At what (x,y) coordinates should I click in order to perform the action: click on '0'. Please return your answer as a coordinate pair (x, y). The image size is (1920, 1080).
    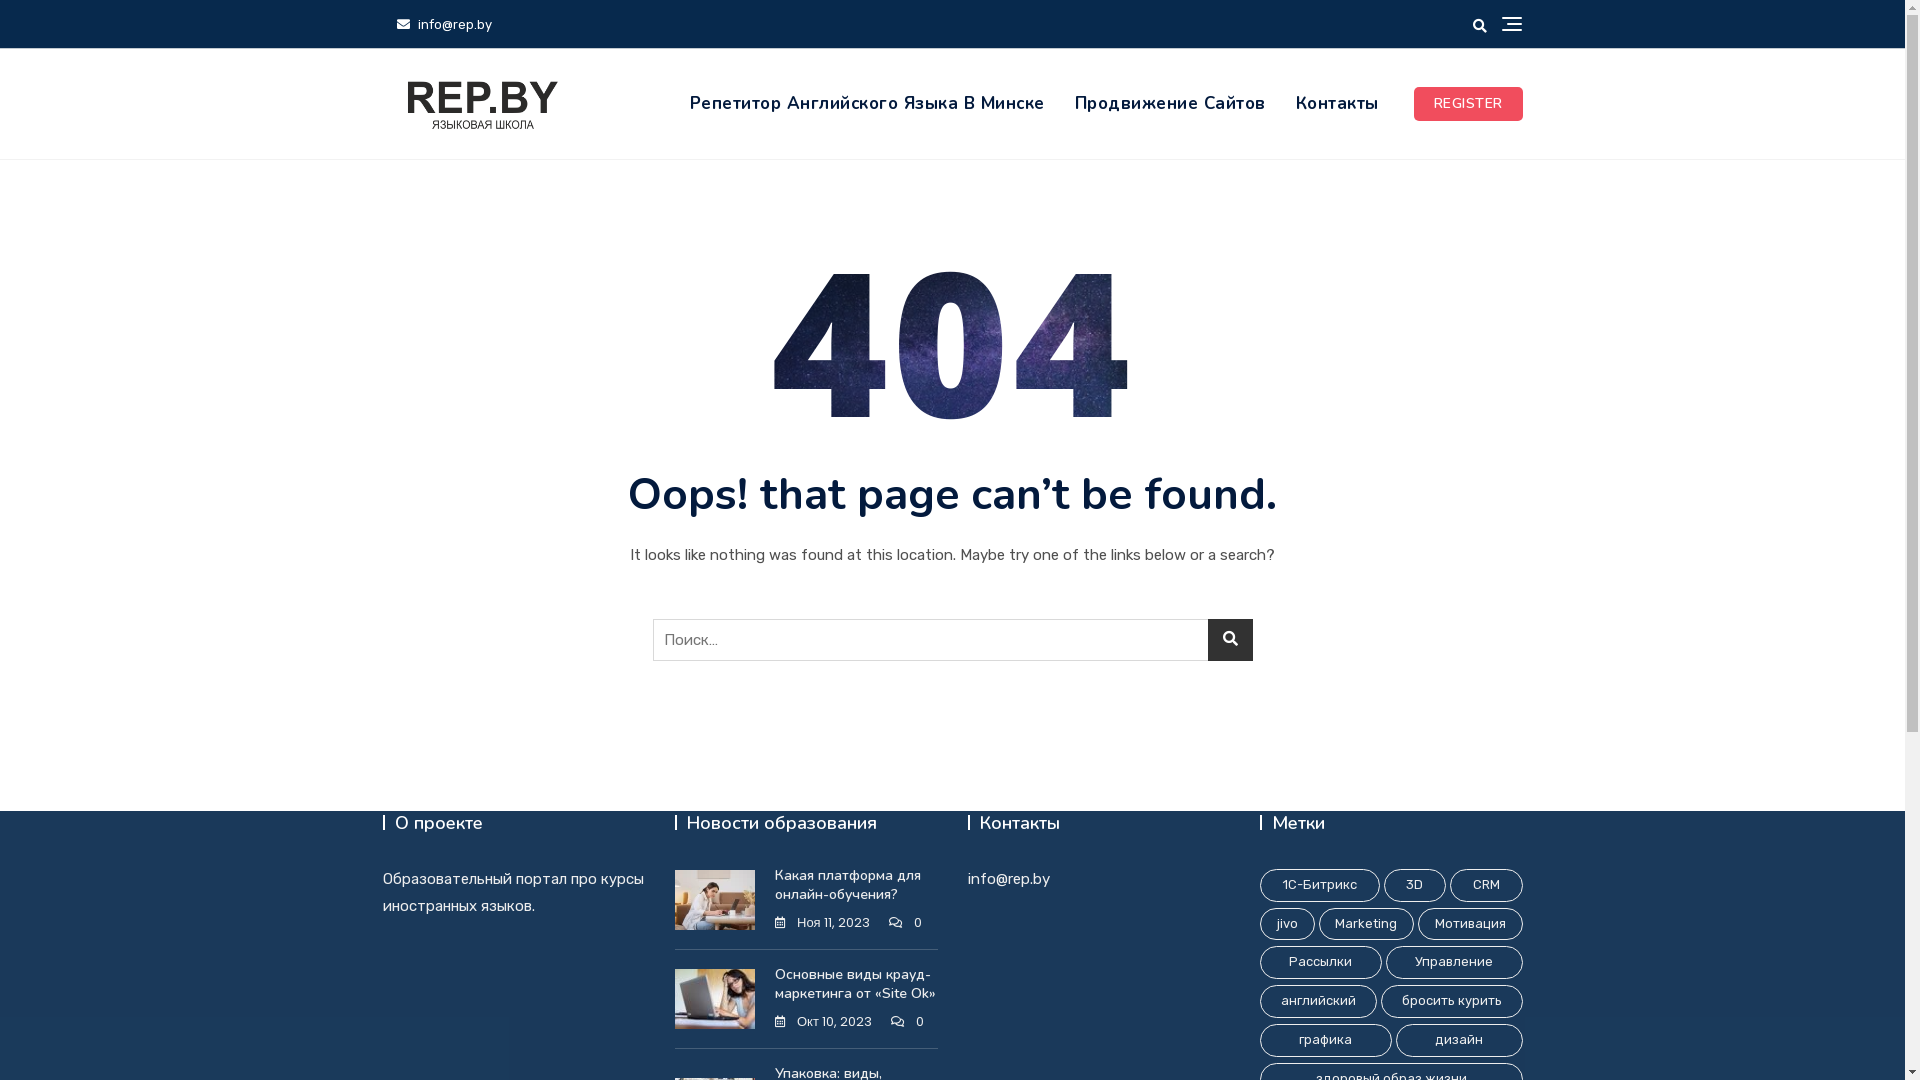
    Looking at the image, I should click on (904, 923).